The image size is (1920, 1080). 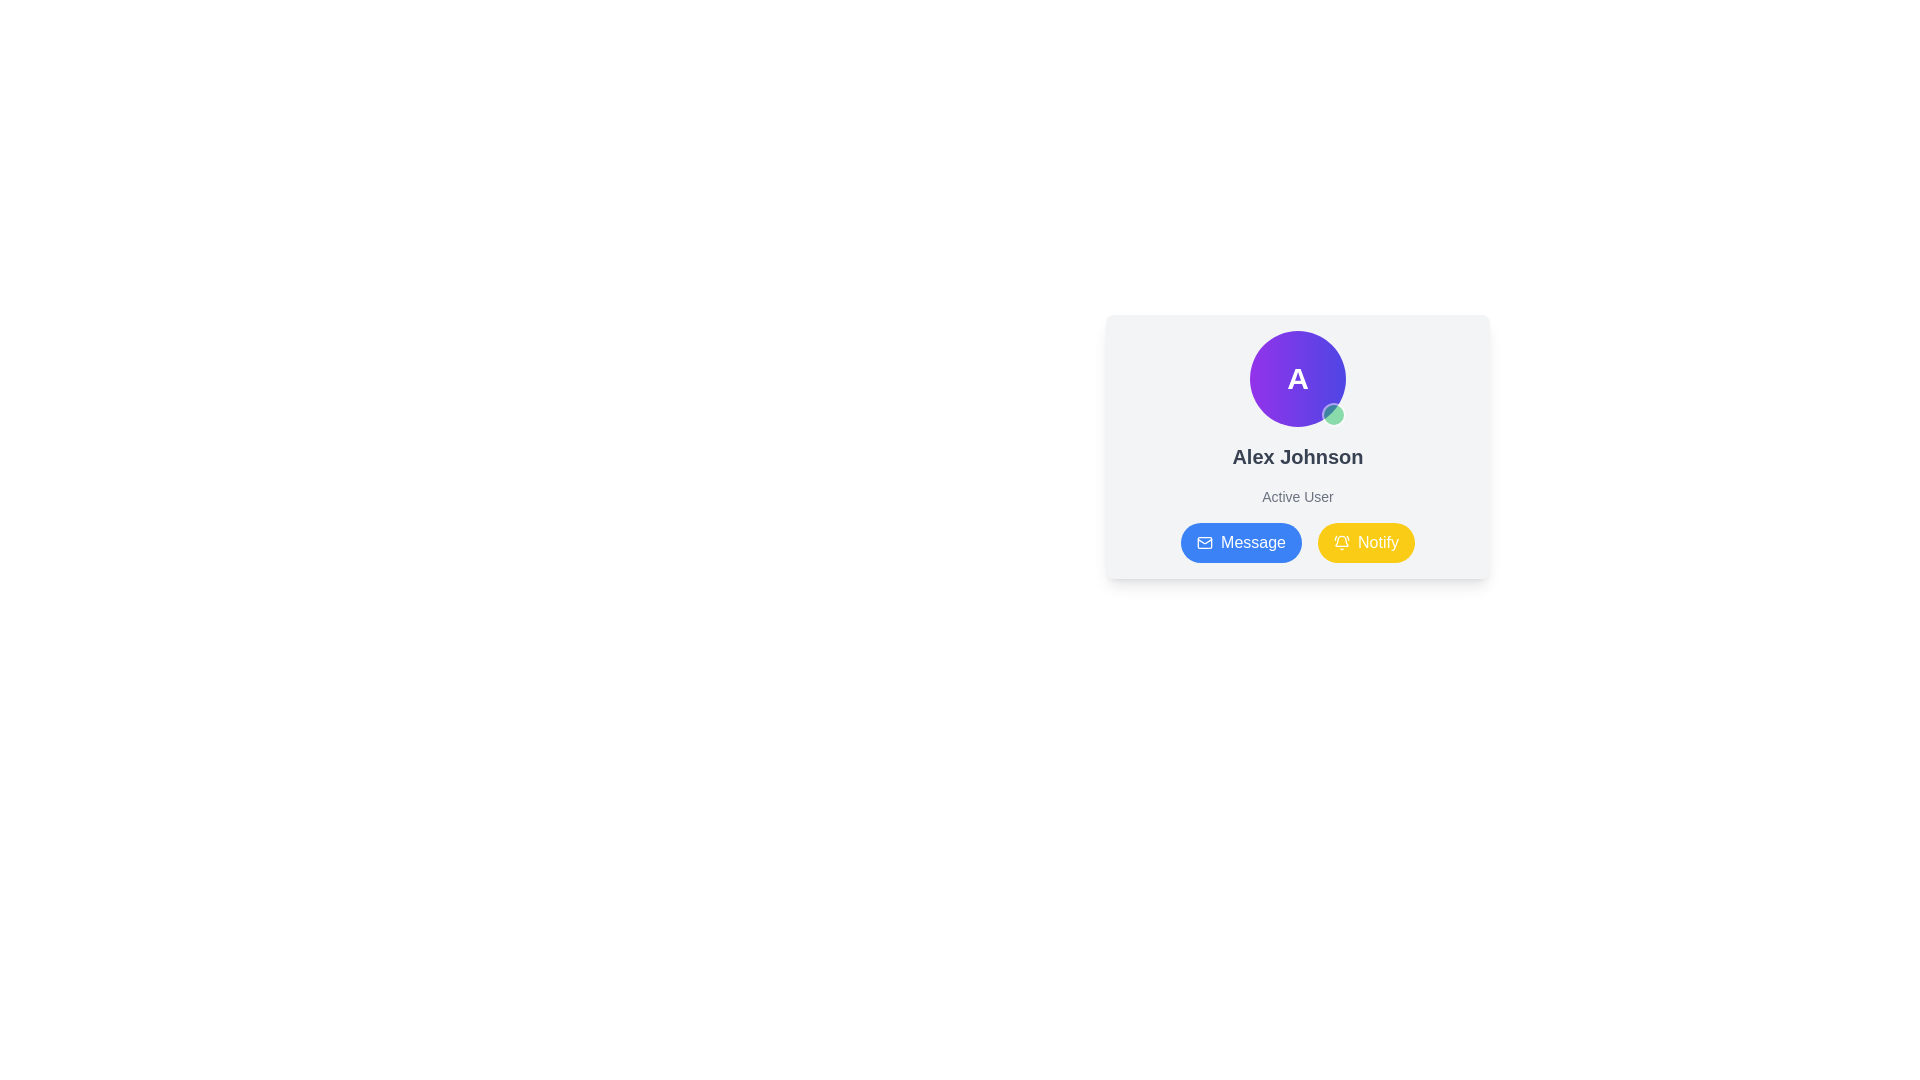 I want to click on the 'Message' button in the button group located at the bottom of the user information card, so click(x=1297, y=543).